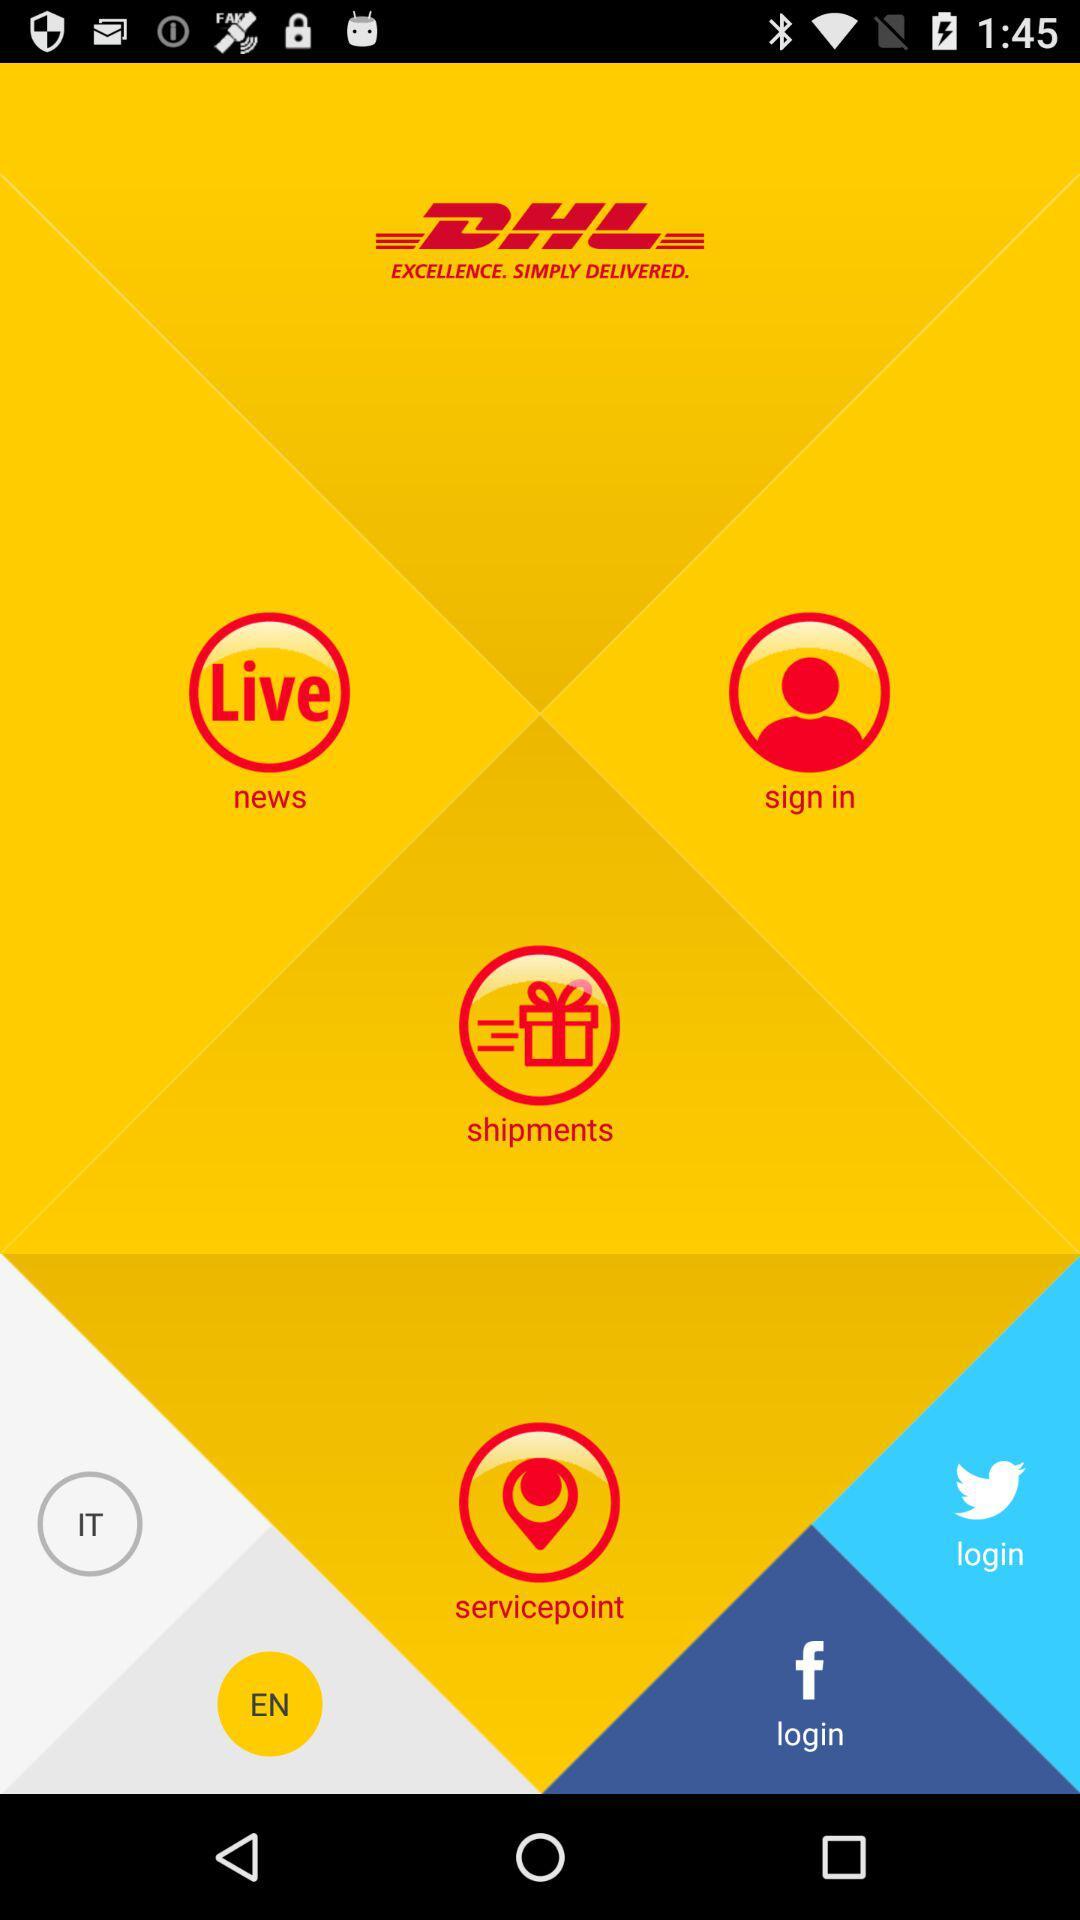  What do you see at coordinates (990, 1523) in the screenshot?
I see `twitter icon` at bounding box center [990, 1523].